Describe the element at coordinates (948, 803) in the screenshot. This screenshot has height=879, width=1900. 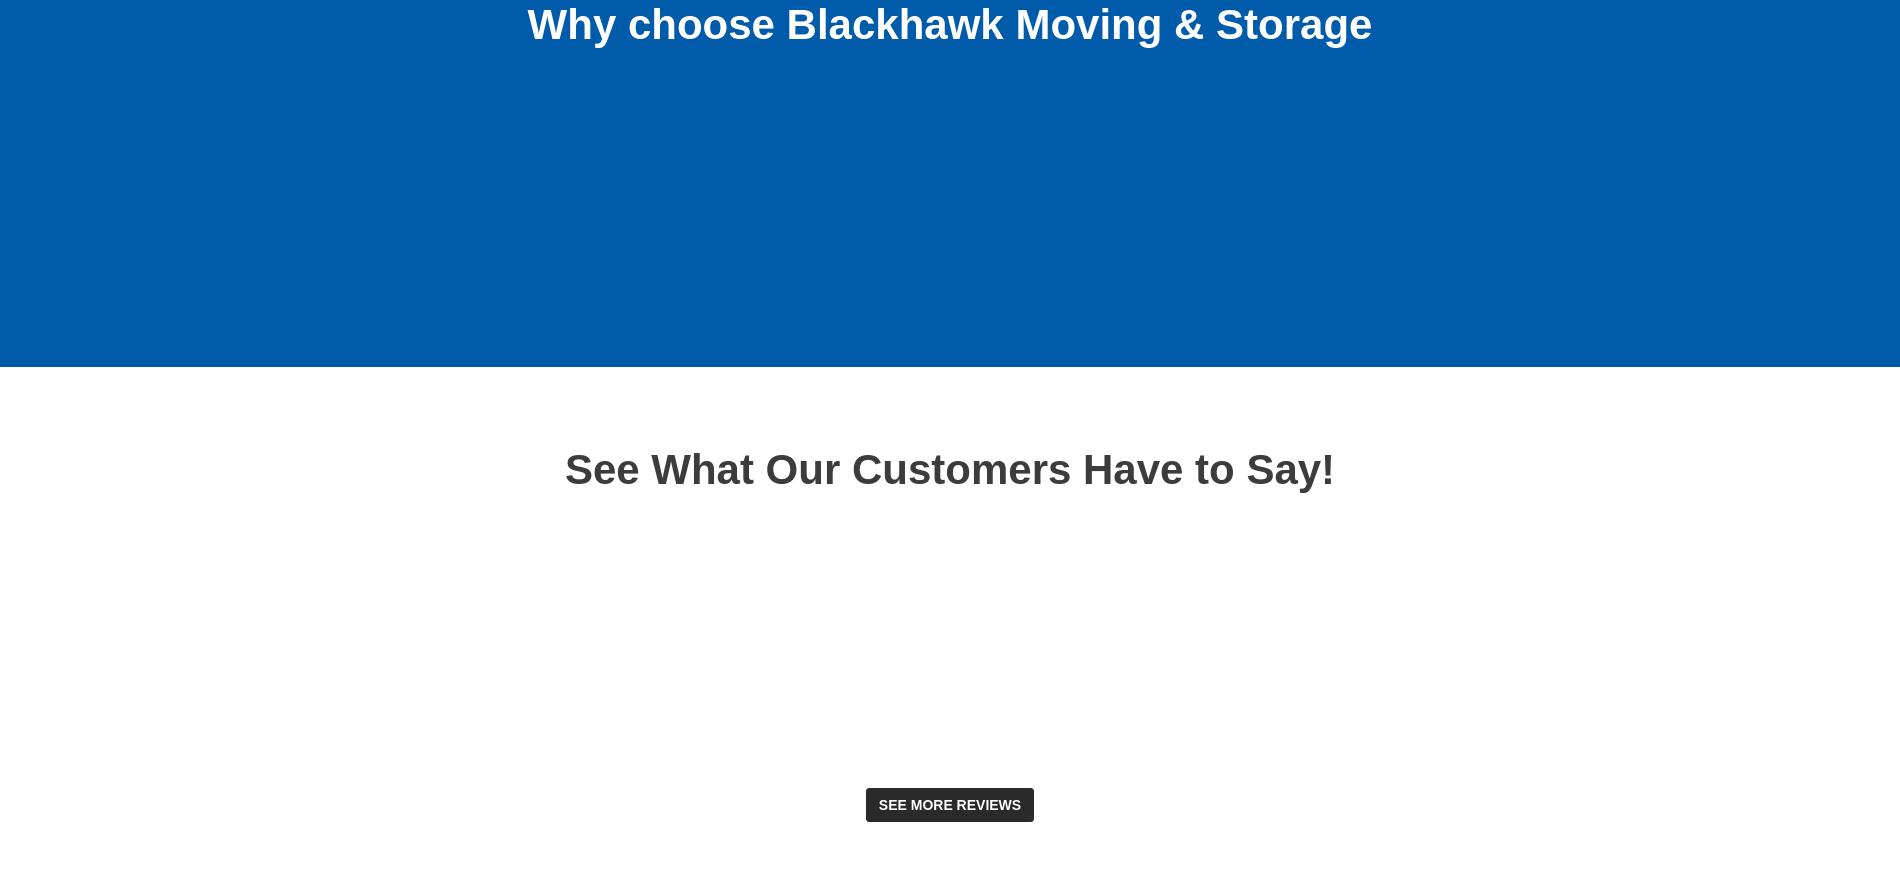
I see `'See More Reviews'` at that location.